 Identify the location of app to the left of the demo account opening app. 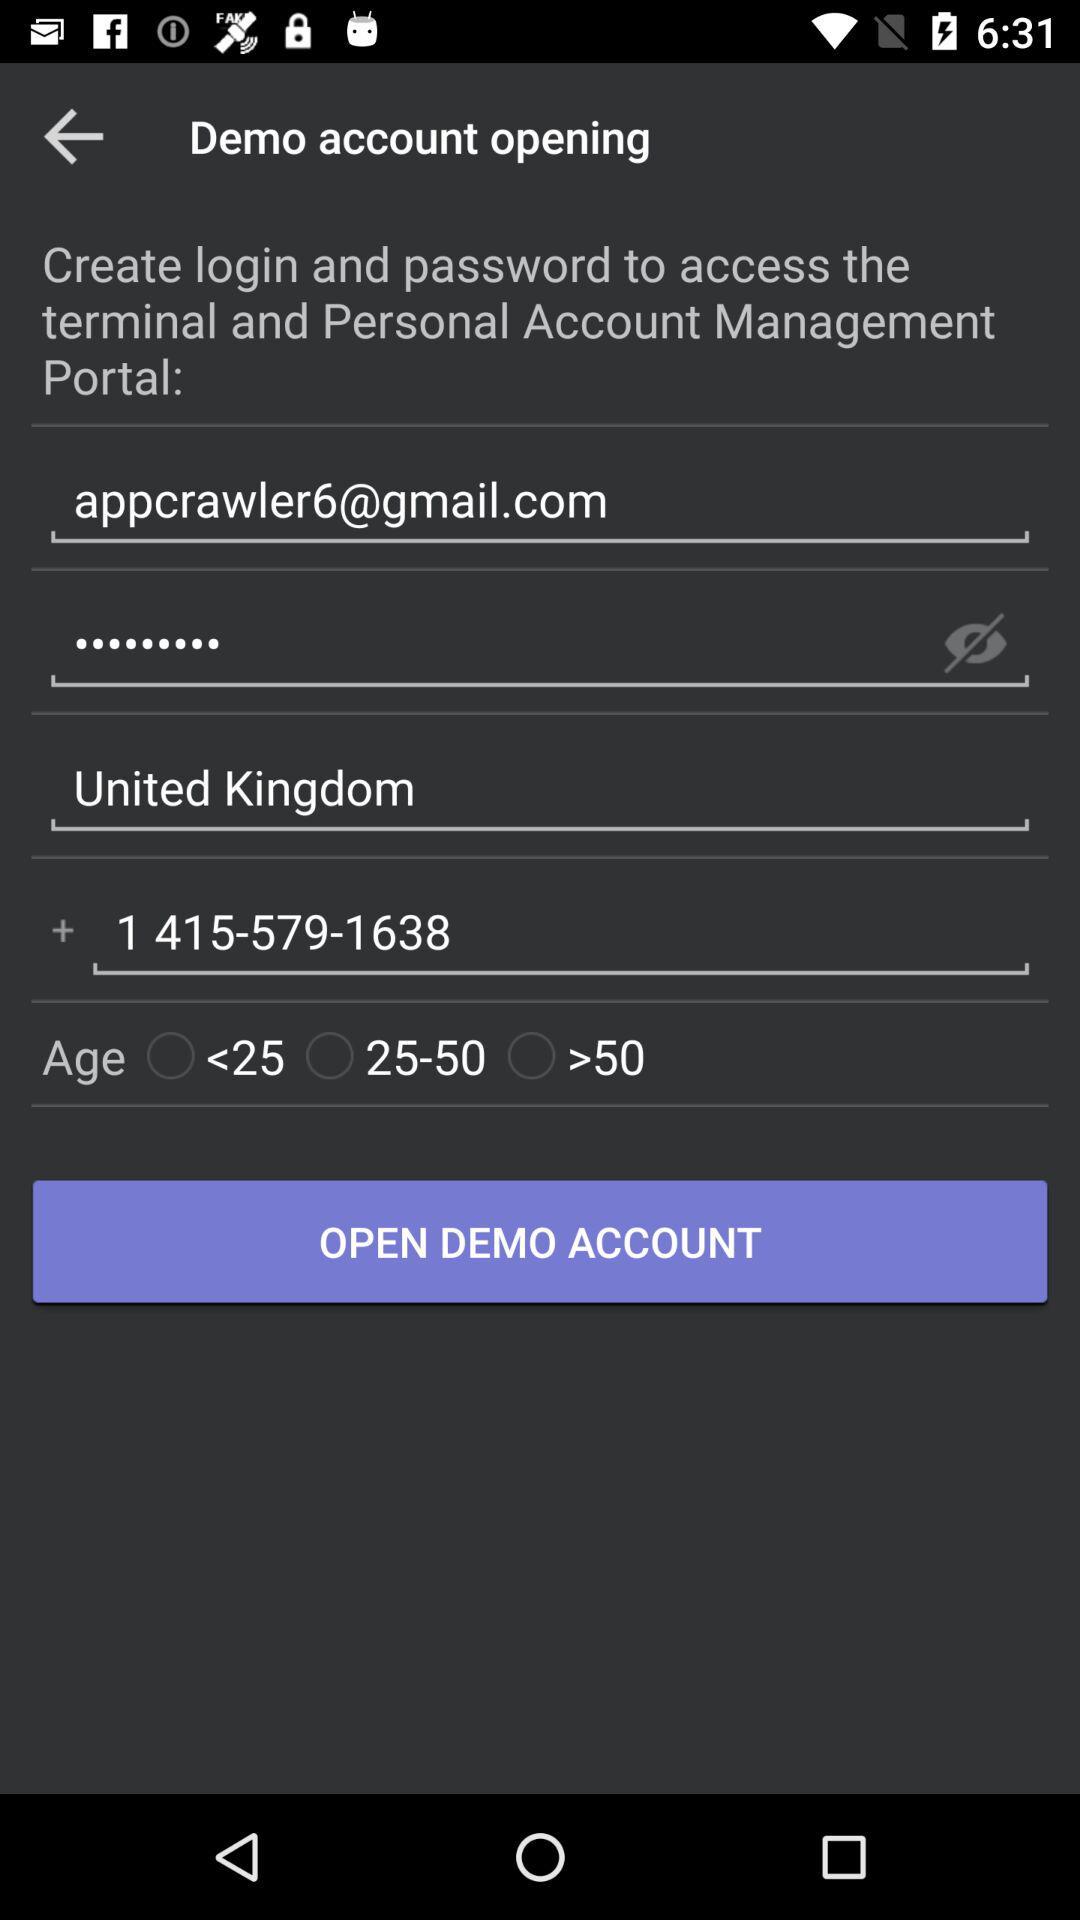
(72, 135).